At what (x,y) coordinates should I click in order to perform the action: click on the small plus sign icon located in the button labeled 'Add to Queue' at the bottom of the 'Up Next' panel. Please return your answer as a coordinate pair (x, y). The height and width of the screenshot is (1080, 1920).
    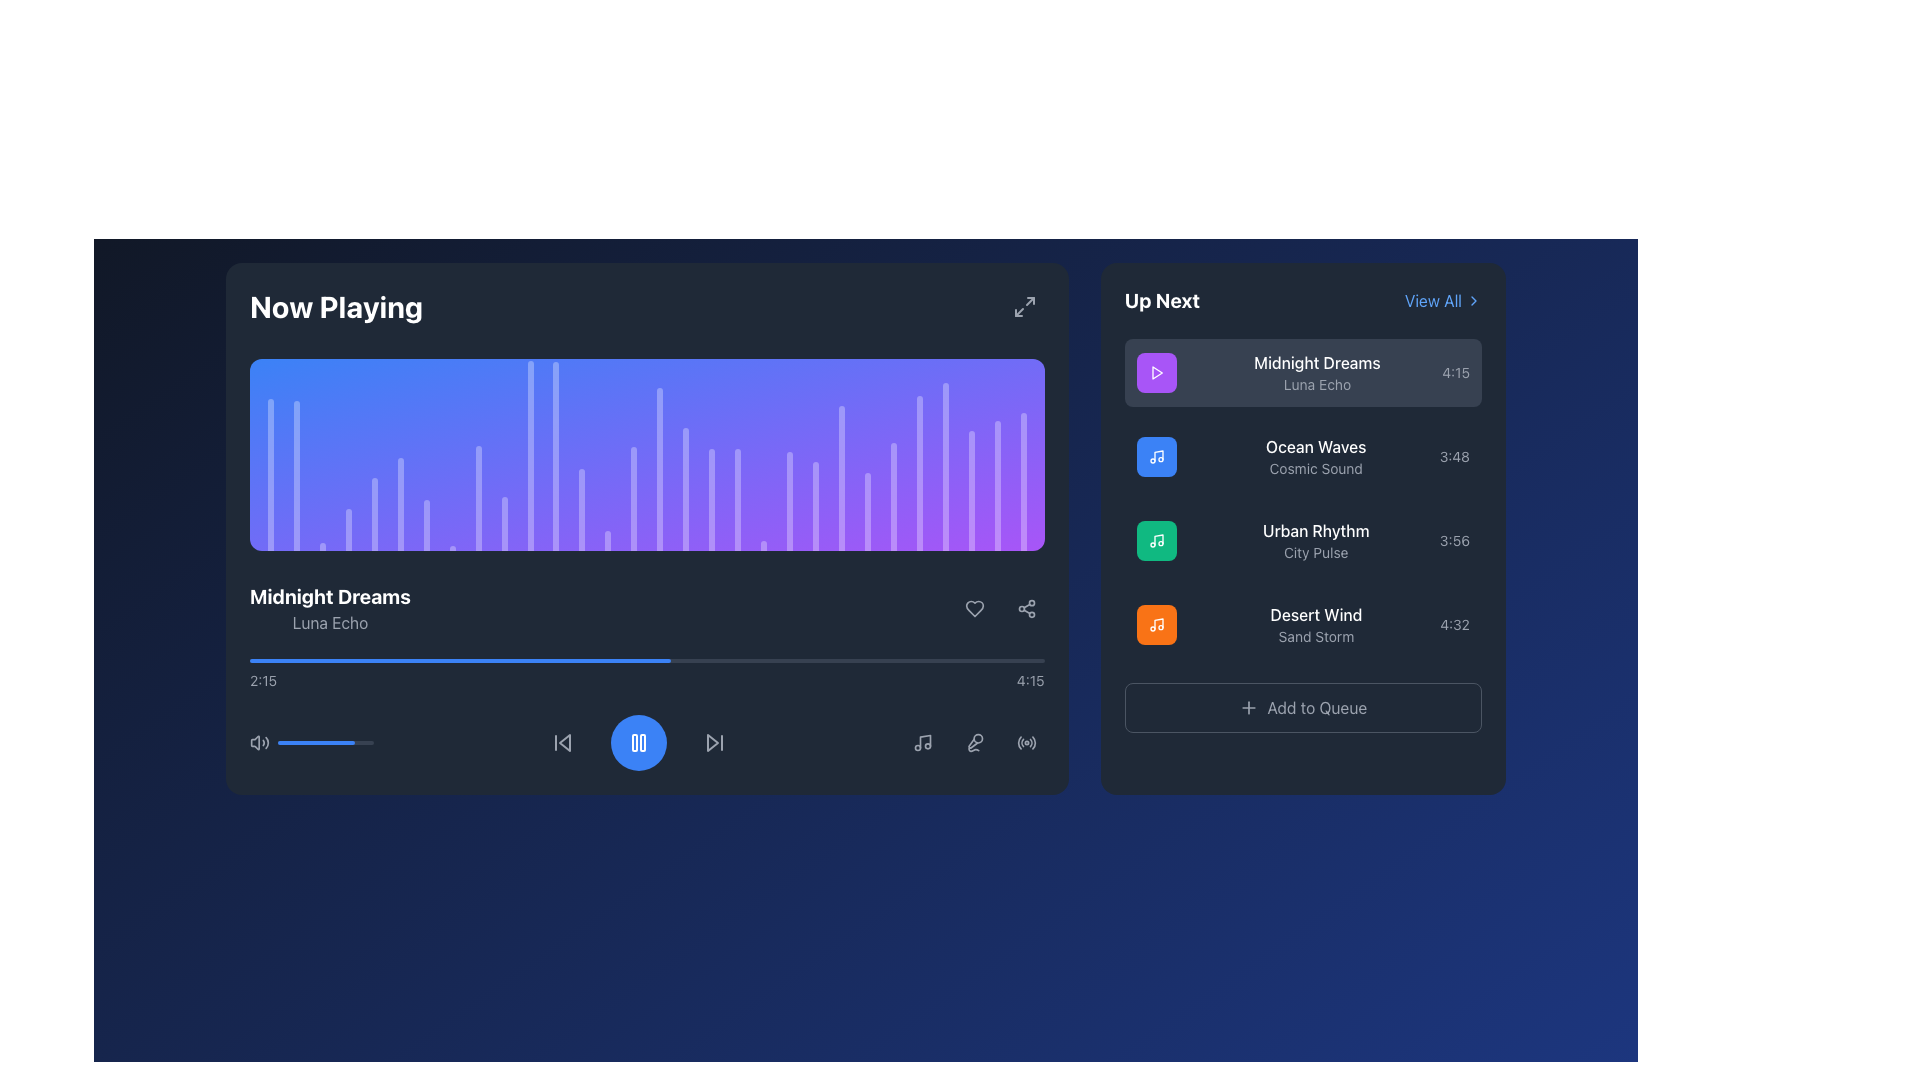
    Looking at the image, I should click on (1248, 707).